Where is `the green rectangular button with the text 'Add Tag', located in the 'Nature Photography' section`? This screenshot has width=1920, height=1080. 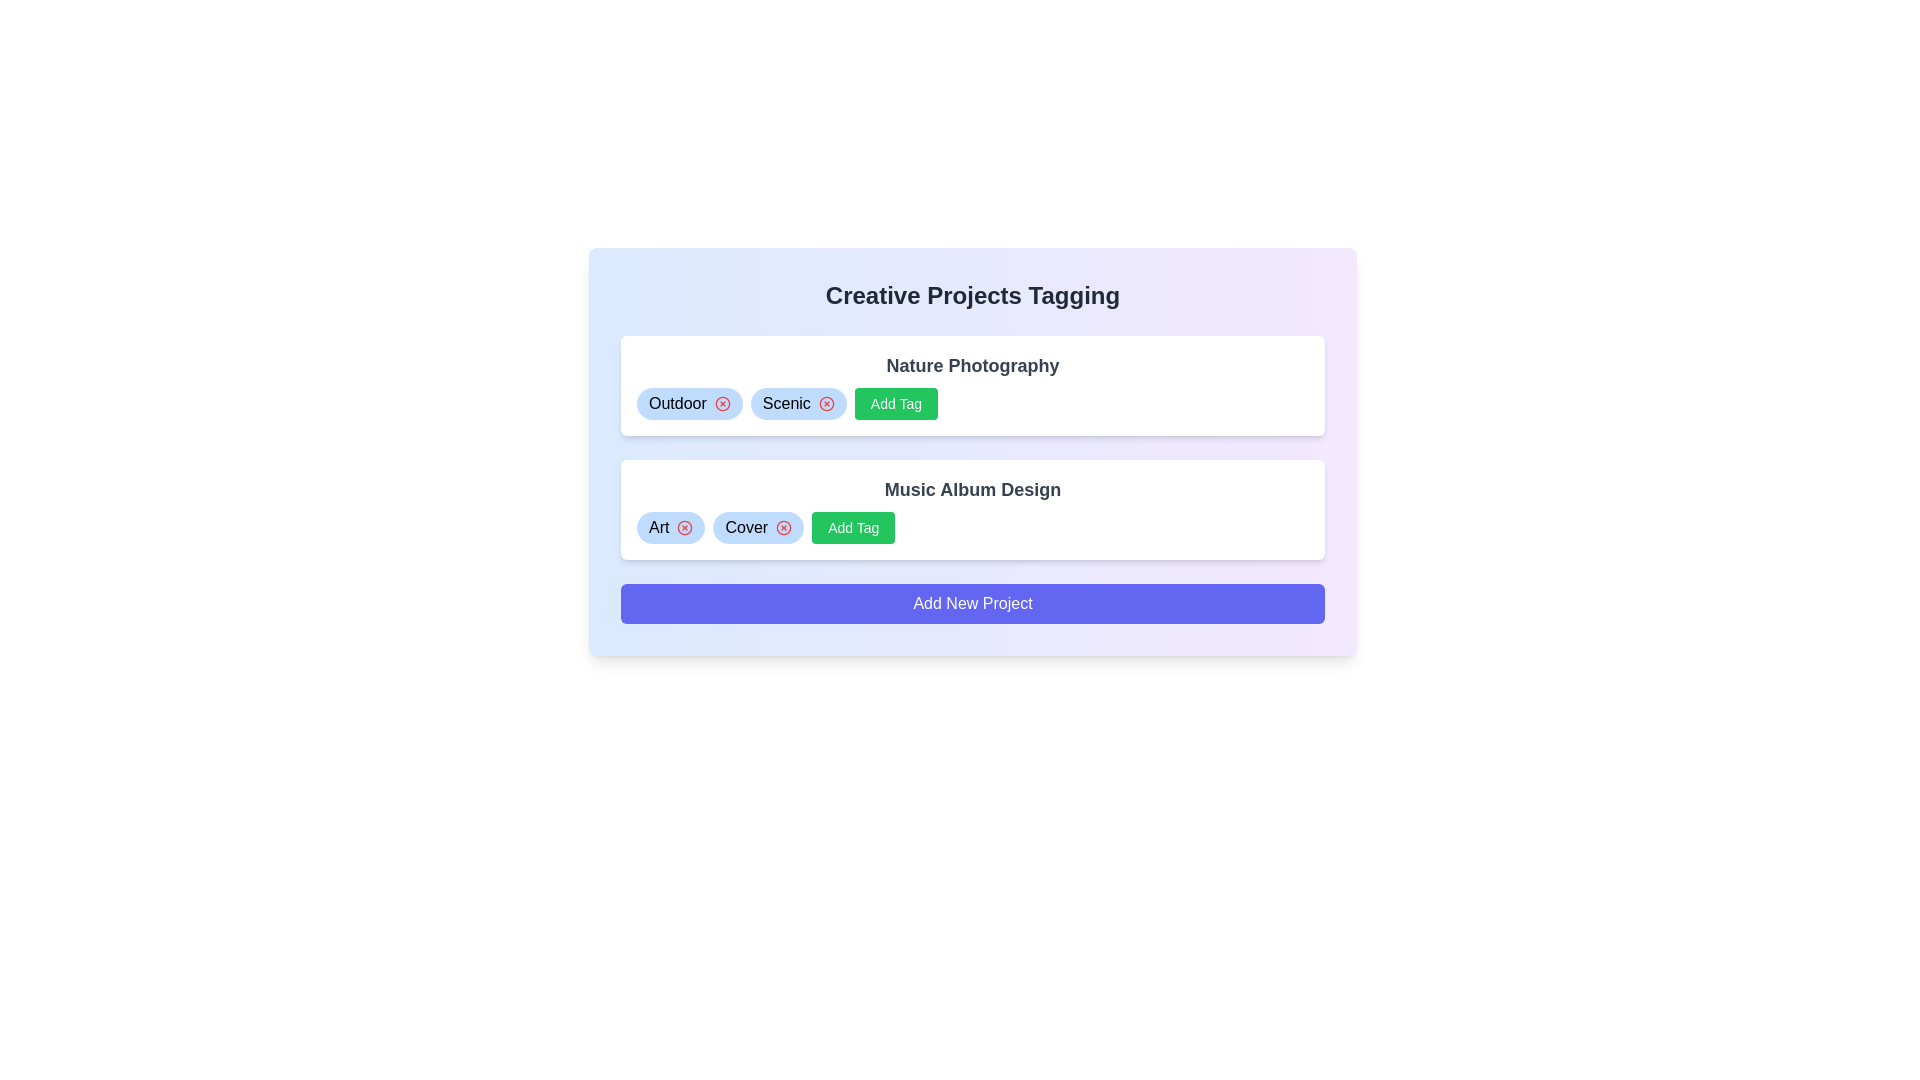
the green rectangular button with the text 'Add Tag', located in the 'Nature Photography' section is located at coordinates (895, 404).